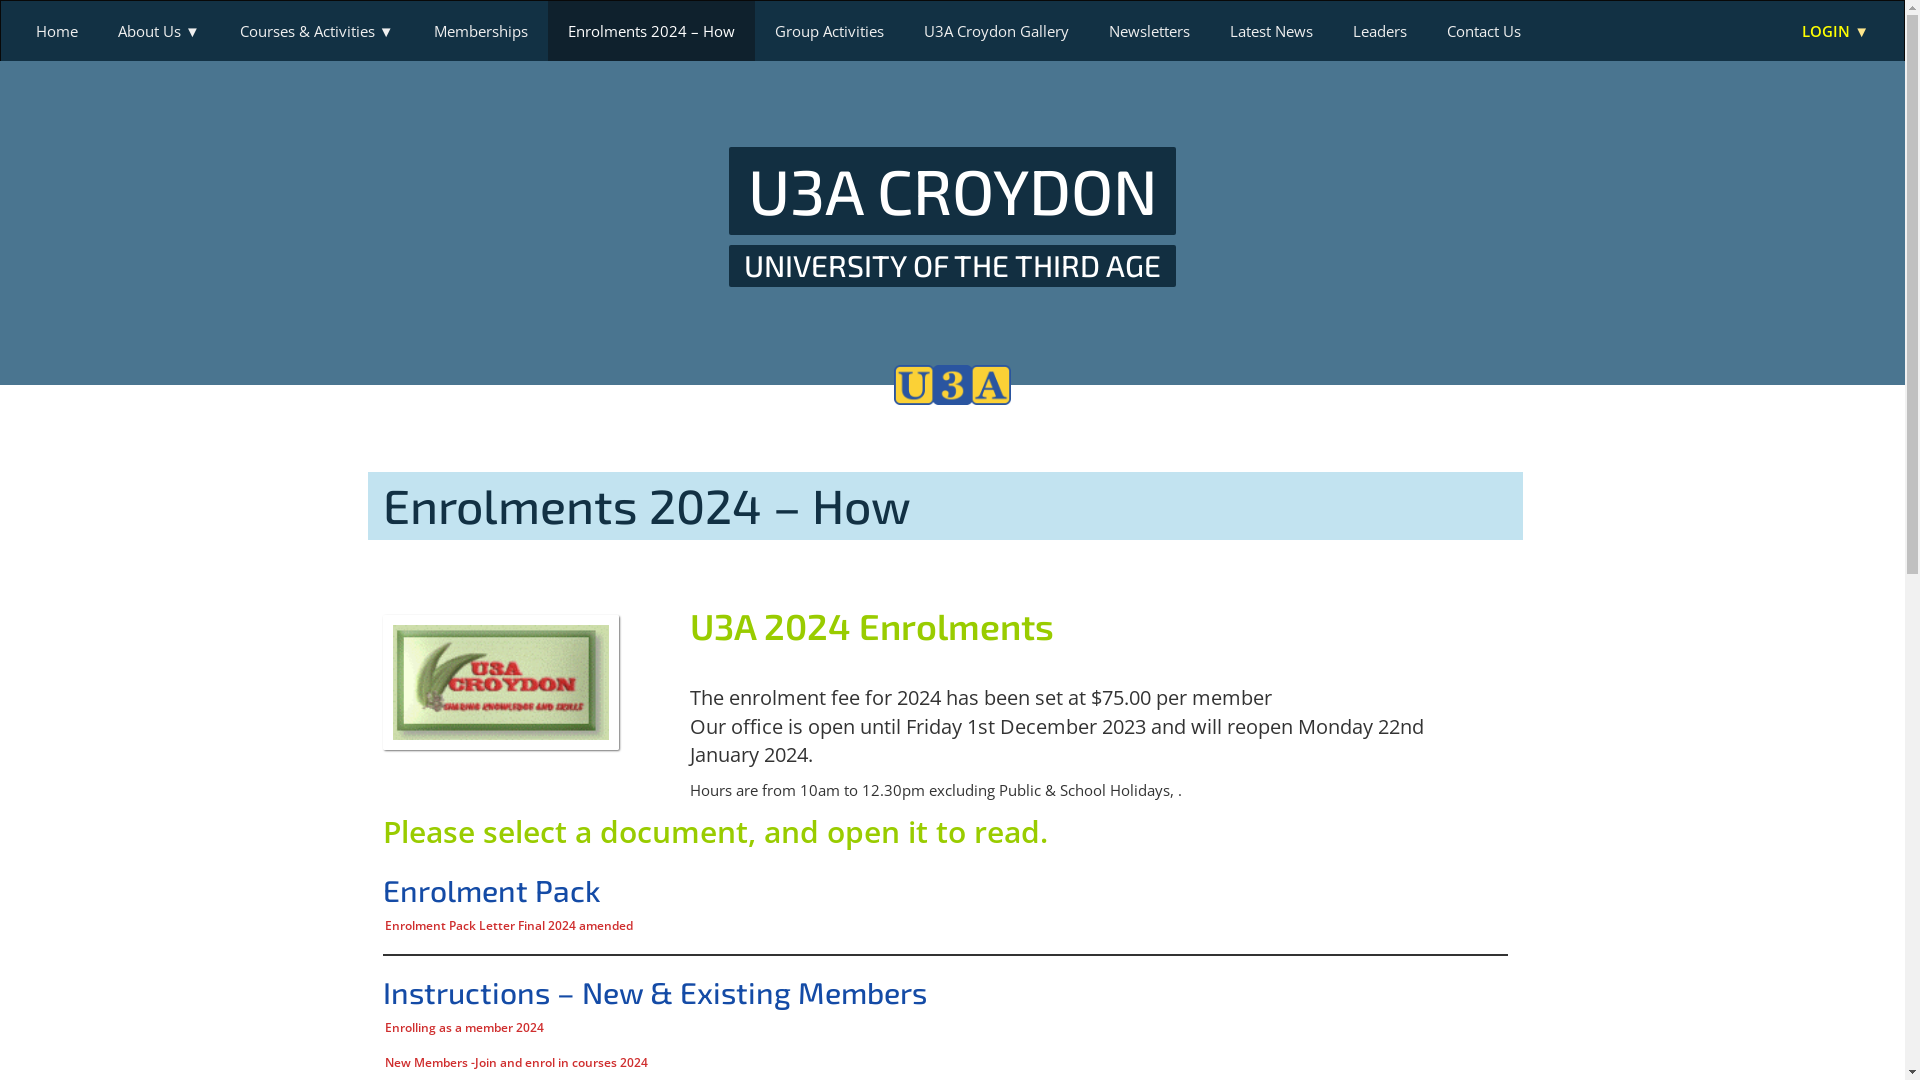 The height and width of the screenshot is (1080, 1920). Describe the element at coordinates (1088, 30) in the screenshot. I see `'Newsletters'` at that location.